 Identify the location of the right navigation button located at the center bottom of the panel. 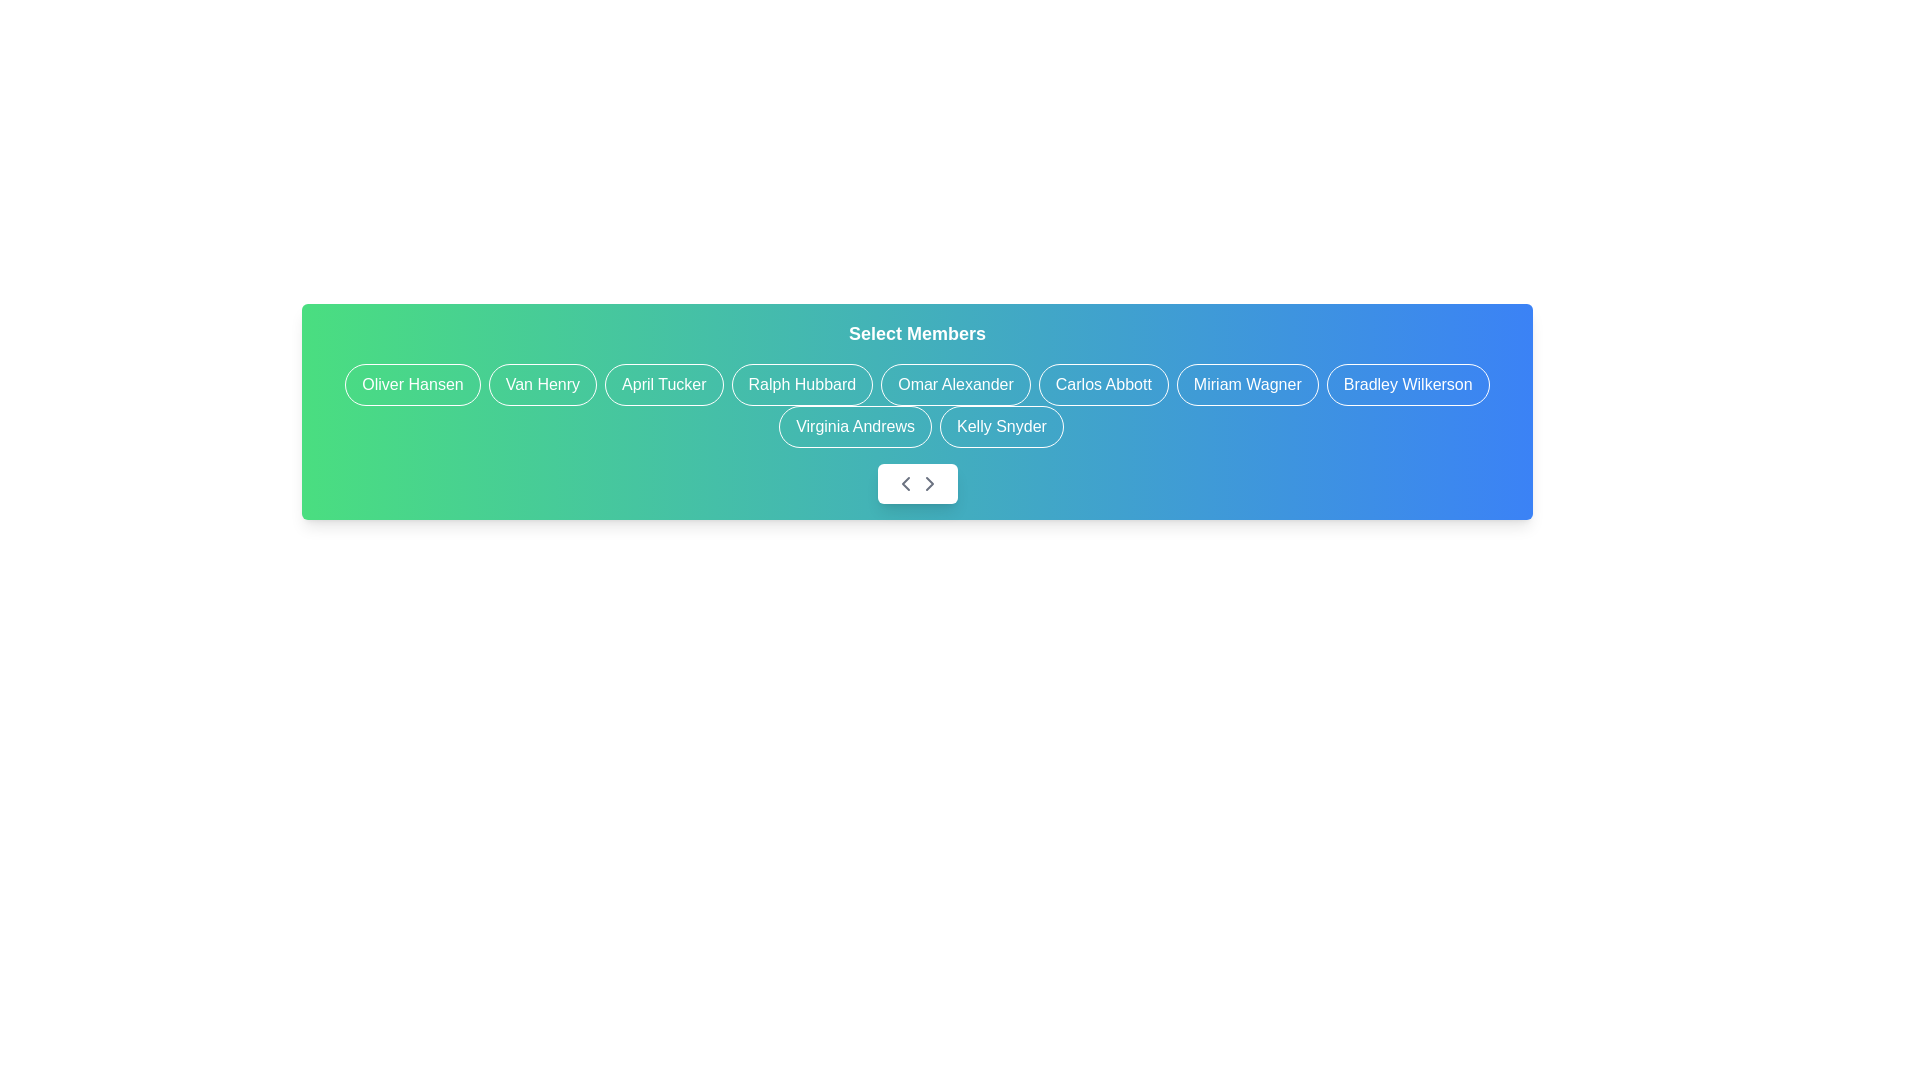
(928, 483).